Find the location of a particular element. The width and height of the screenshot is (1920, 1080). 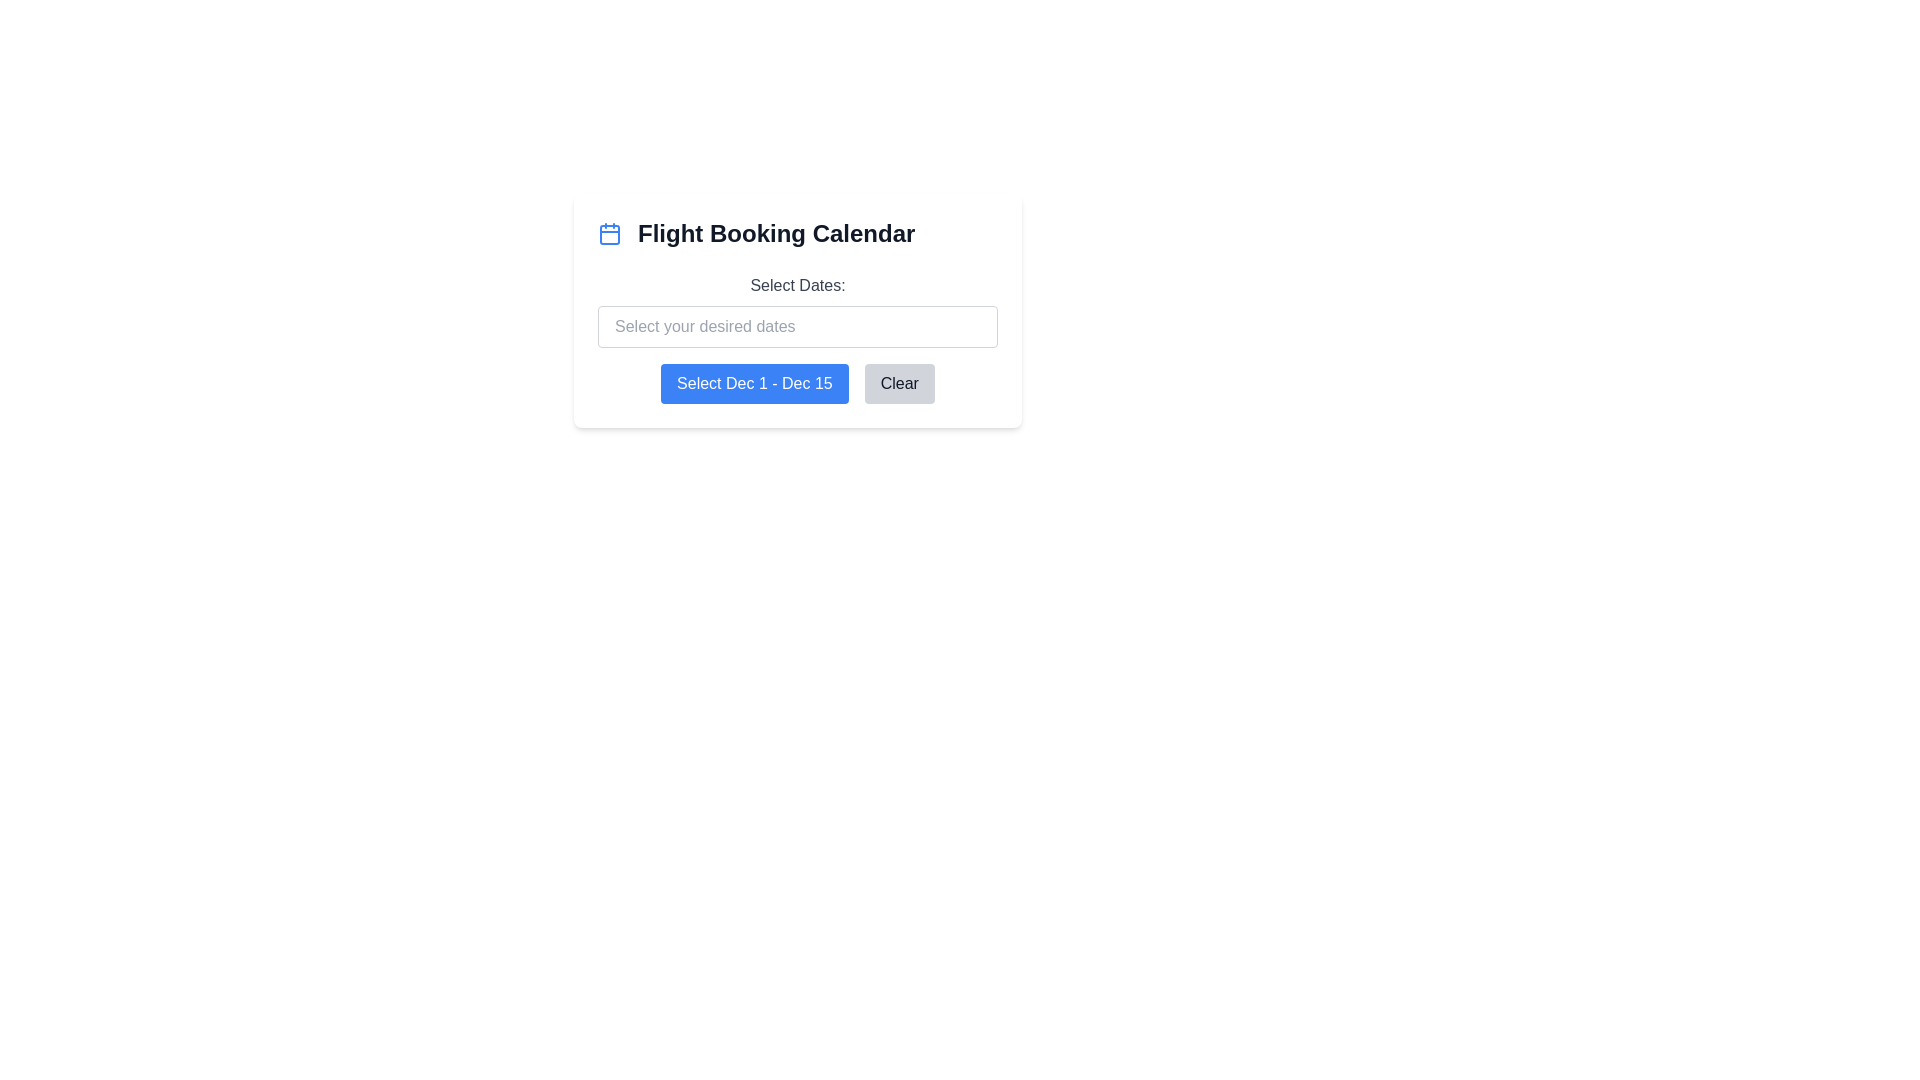

the calendar icon located to the left of the 'Flight Booking Calendar' text is located at coordinates (608, 233).